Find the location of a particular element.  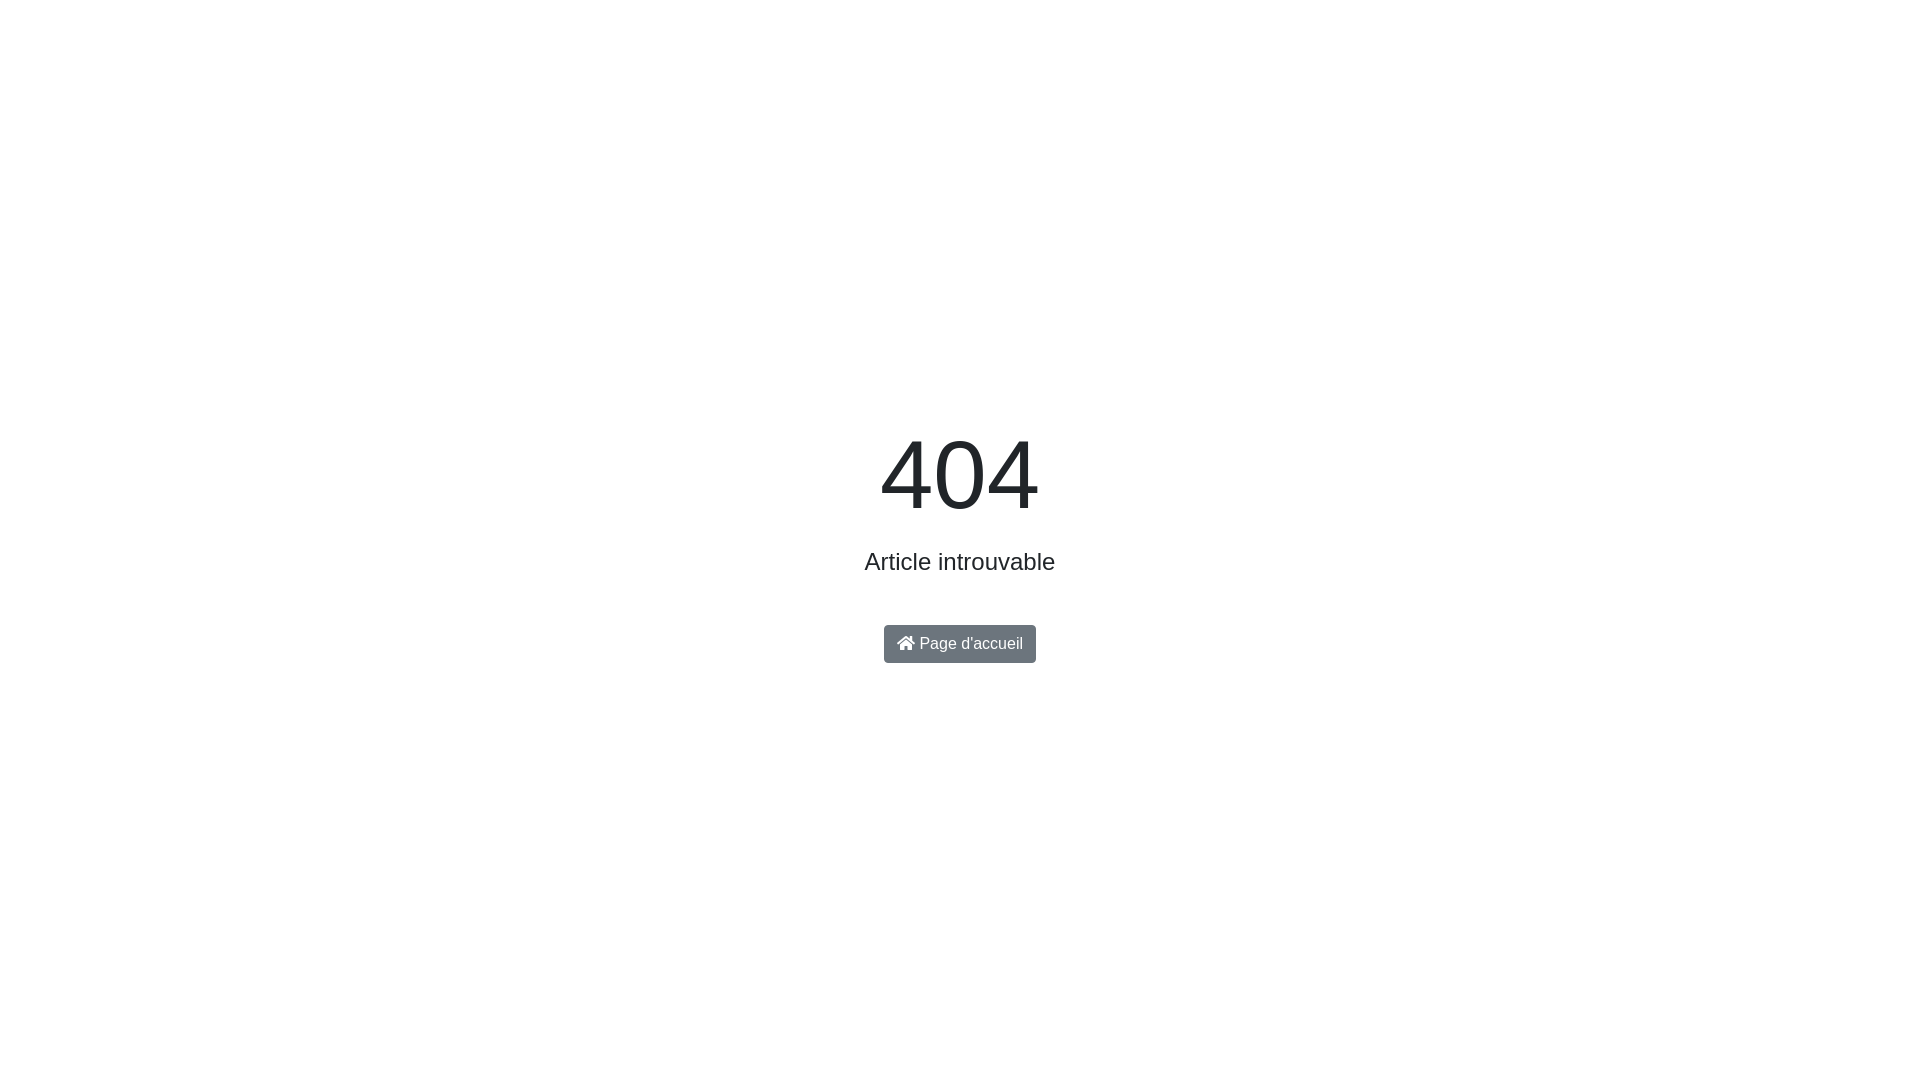

'Page d'accueil' is located at coordinates (960, 644).